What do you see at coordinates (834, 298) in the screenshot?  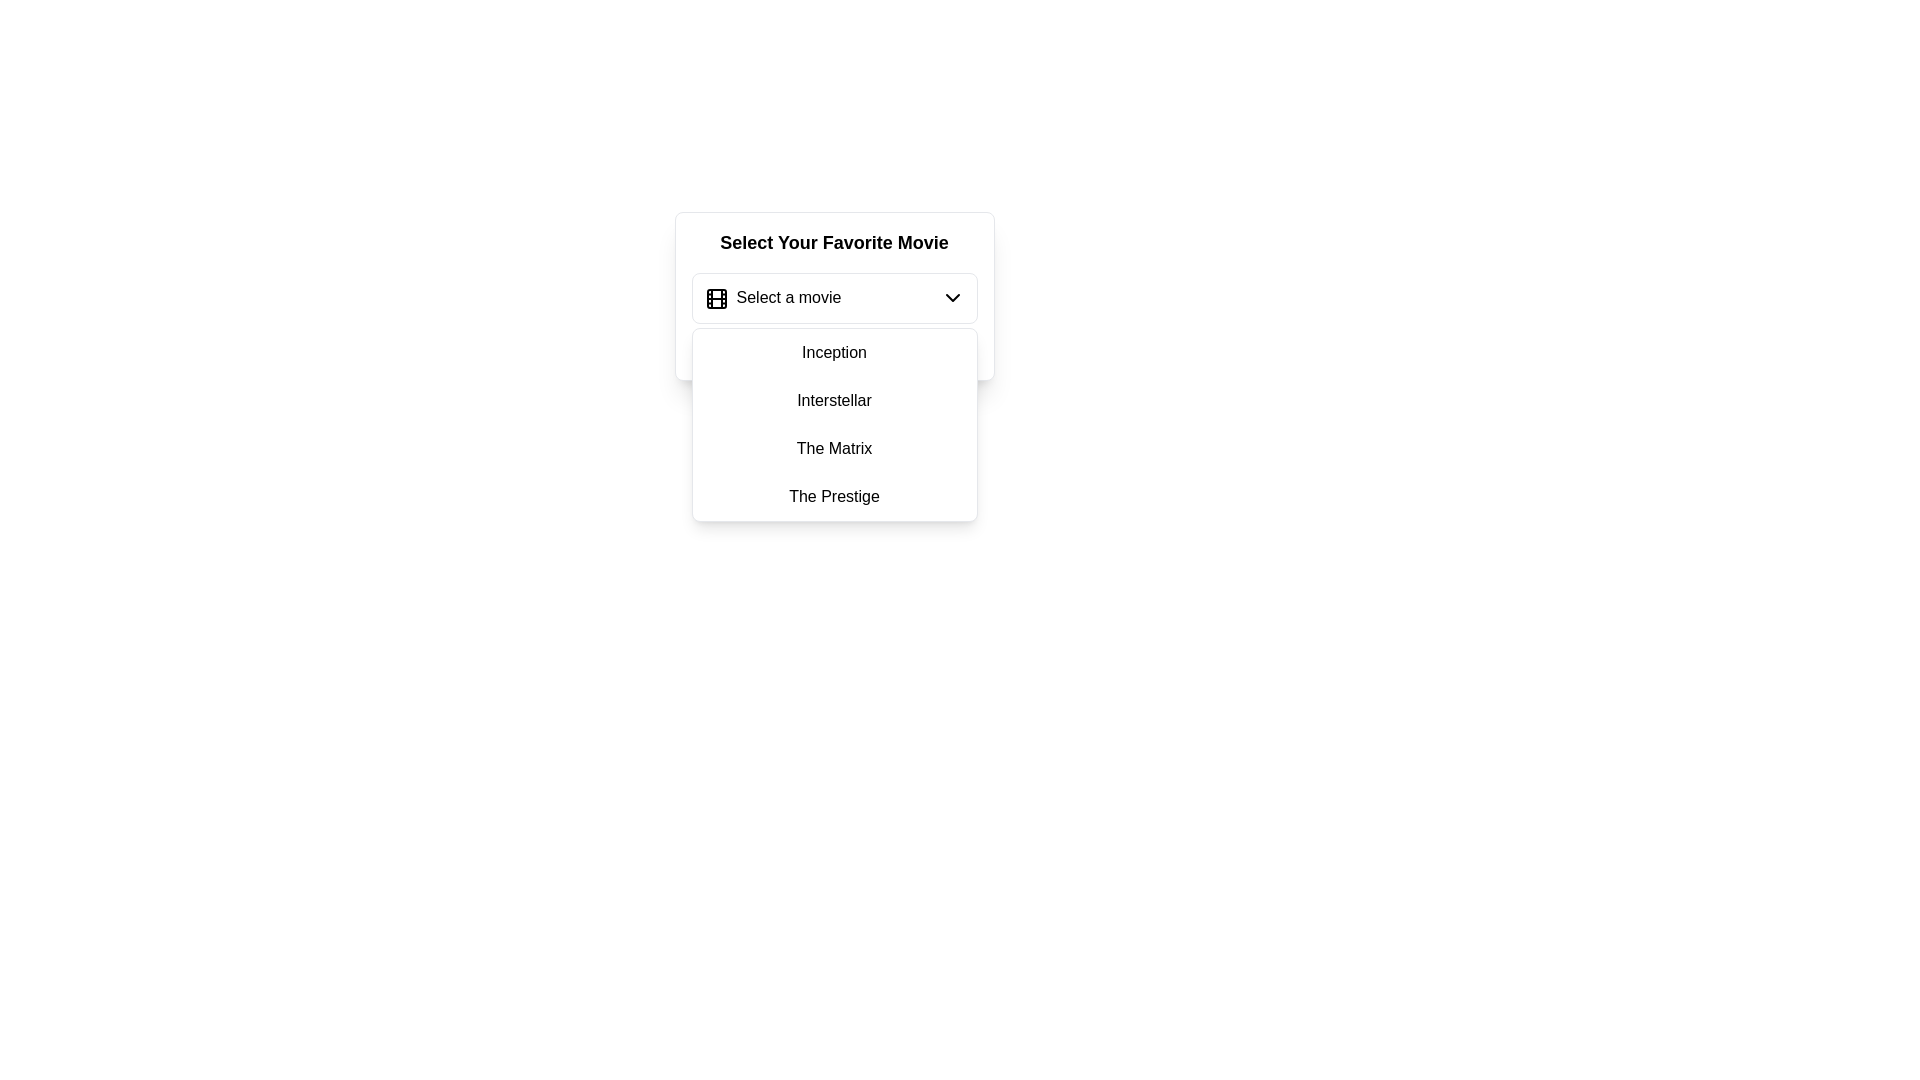 I see `the dropdown menu under the 'Select Your Favorite Movie' heading` at bounding box center [834, 298].